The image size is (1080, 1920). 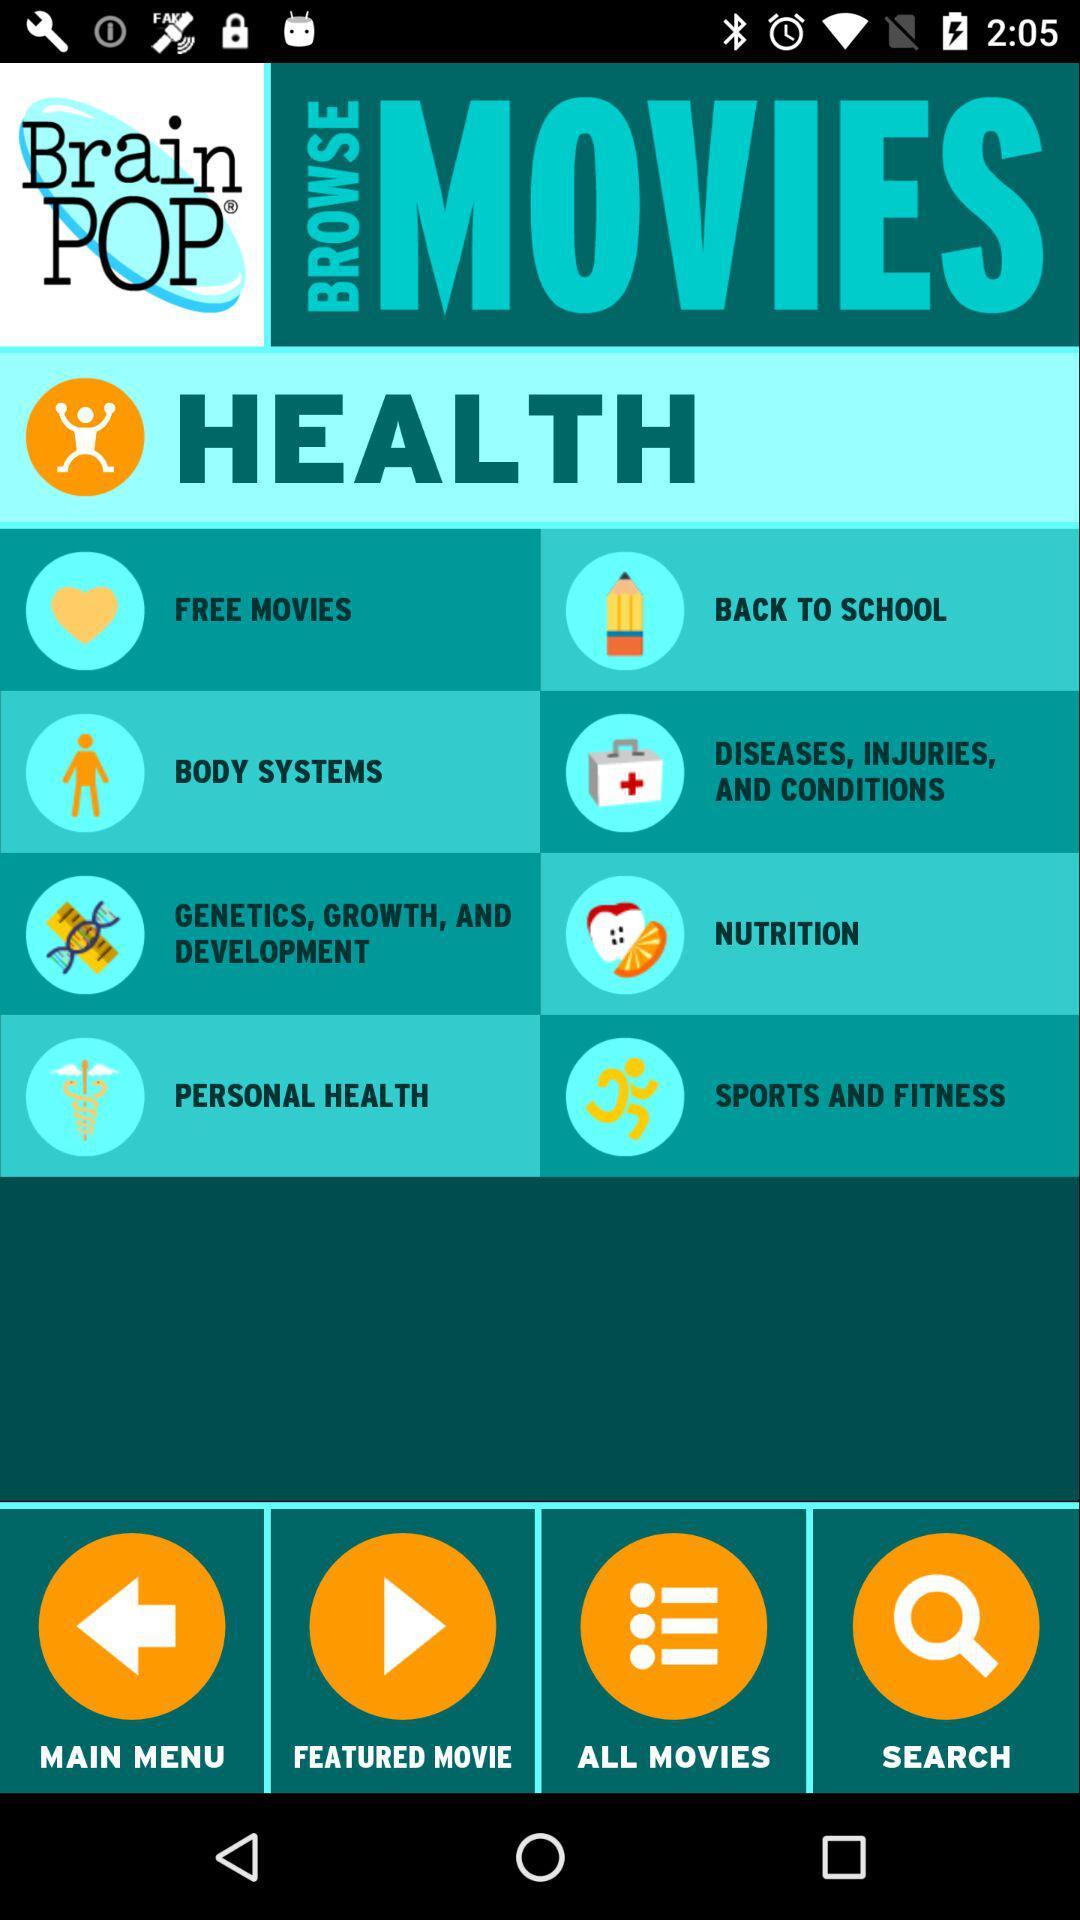 What do you see at coordinates (83, 936) in the screenshot?
I see `the icon to the left of genetics growth and app` at bounding box center [83, 936].